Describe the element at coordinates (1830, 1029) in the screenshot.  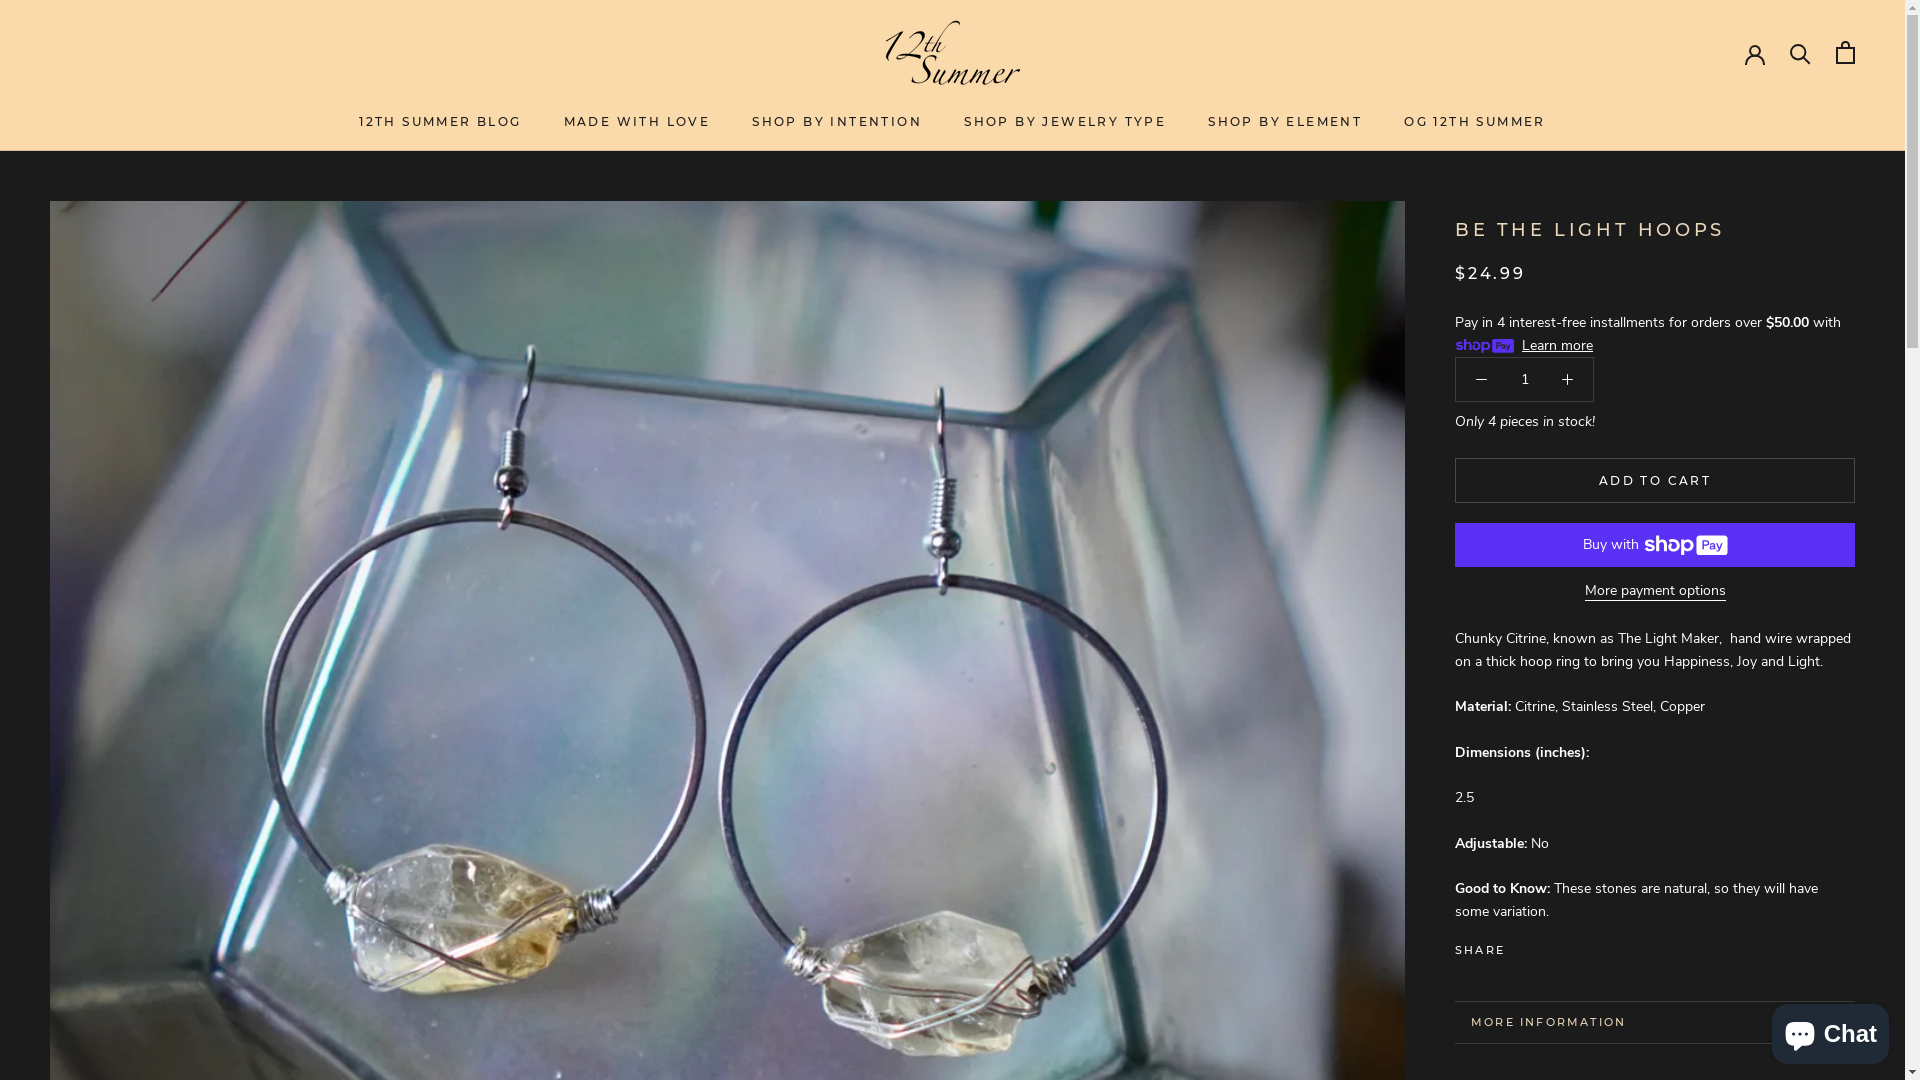
I see `'Shopify online store chat'` at that location.